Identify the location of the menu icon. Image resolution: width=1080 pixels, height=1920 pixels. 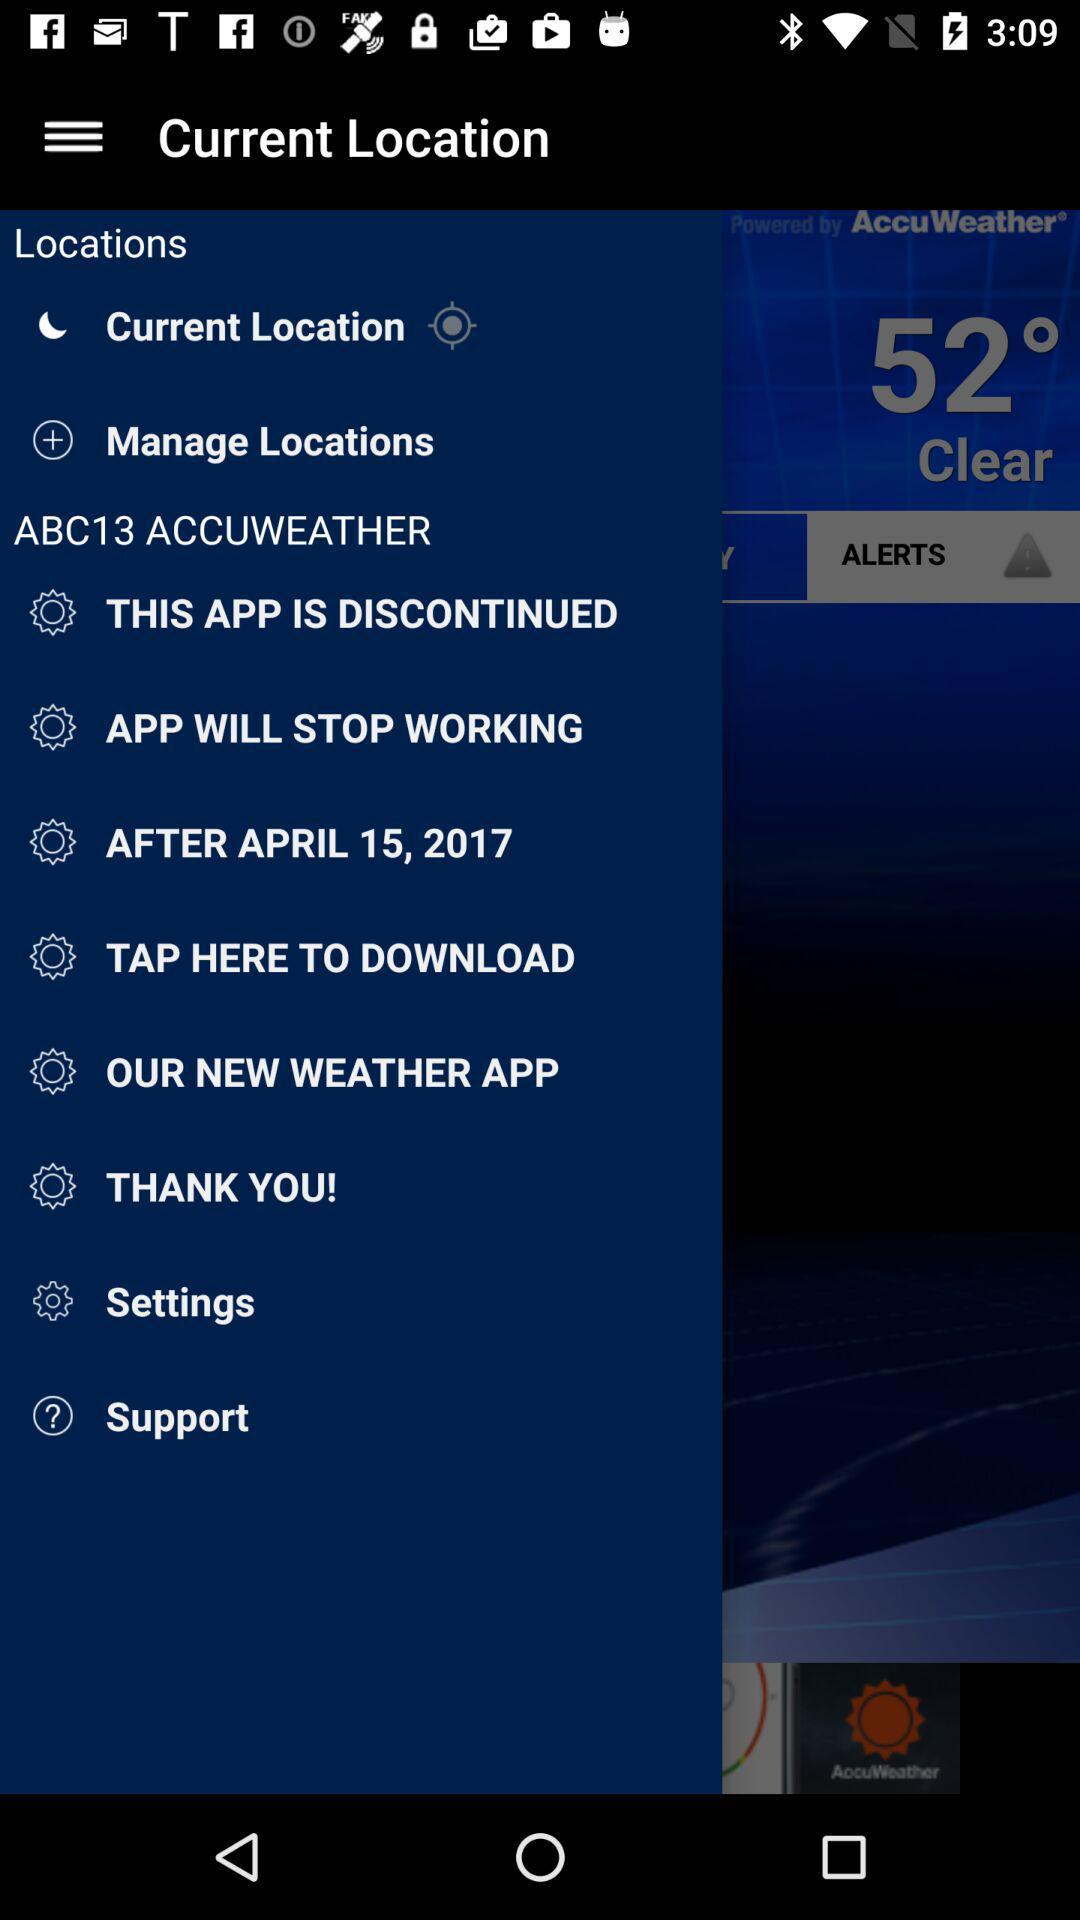
(72, 135).